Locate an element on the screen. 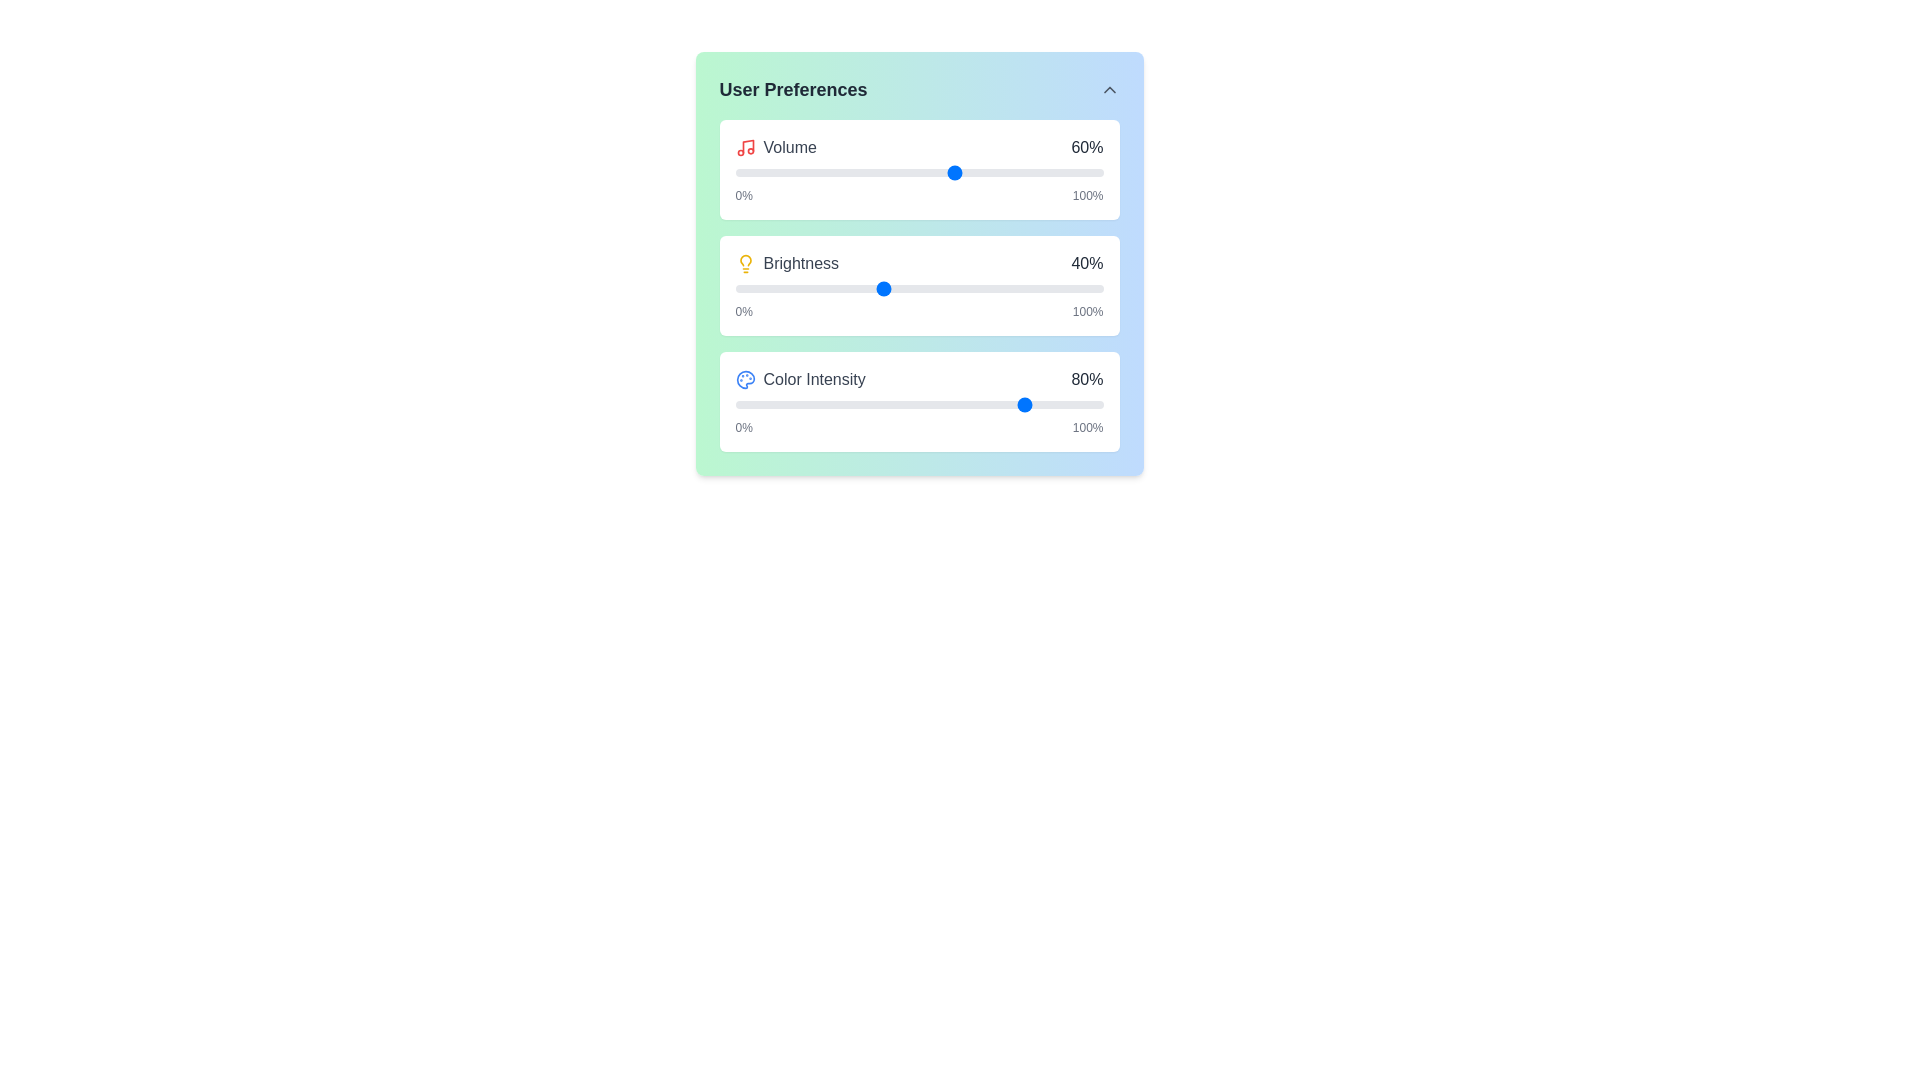 The height and width of the screenshot is (1080, 1920). the Color Intensity range slider, which is currently set at 80%, to receive feedback is located at coordinates (918, 405).